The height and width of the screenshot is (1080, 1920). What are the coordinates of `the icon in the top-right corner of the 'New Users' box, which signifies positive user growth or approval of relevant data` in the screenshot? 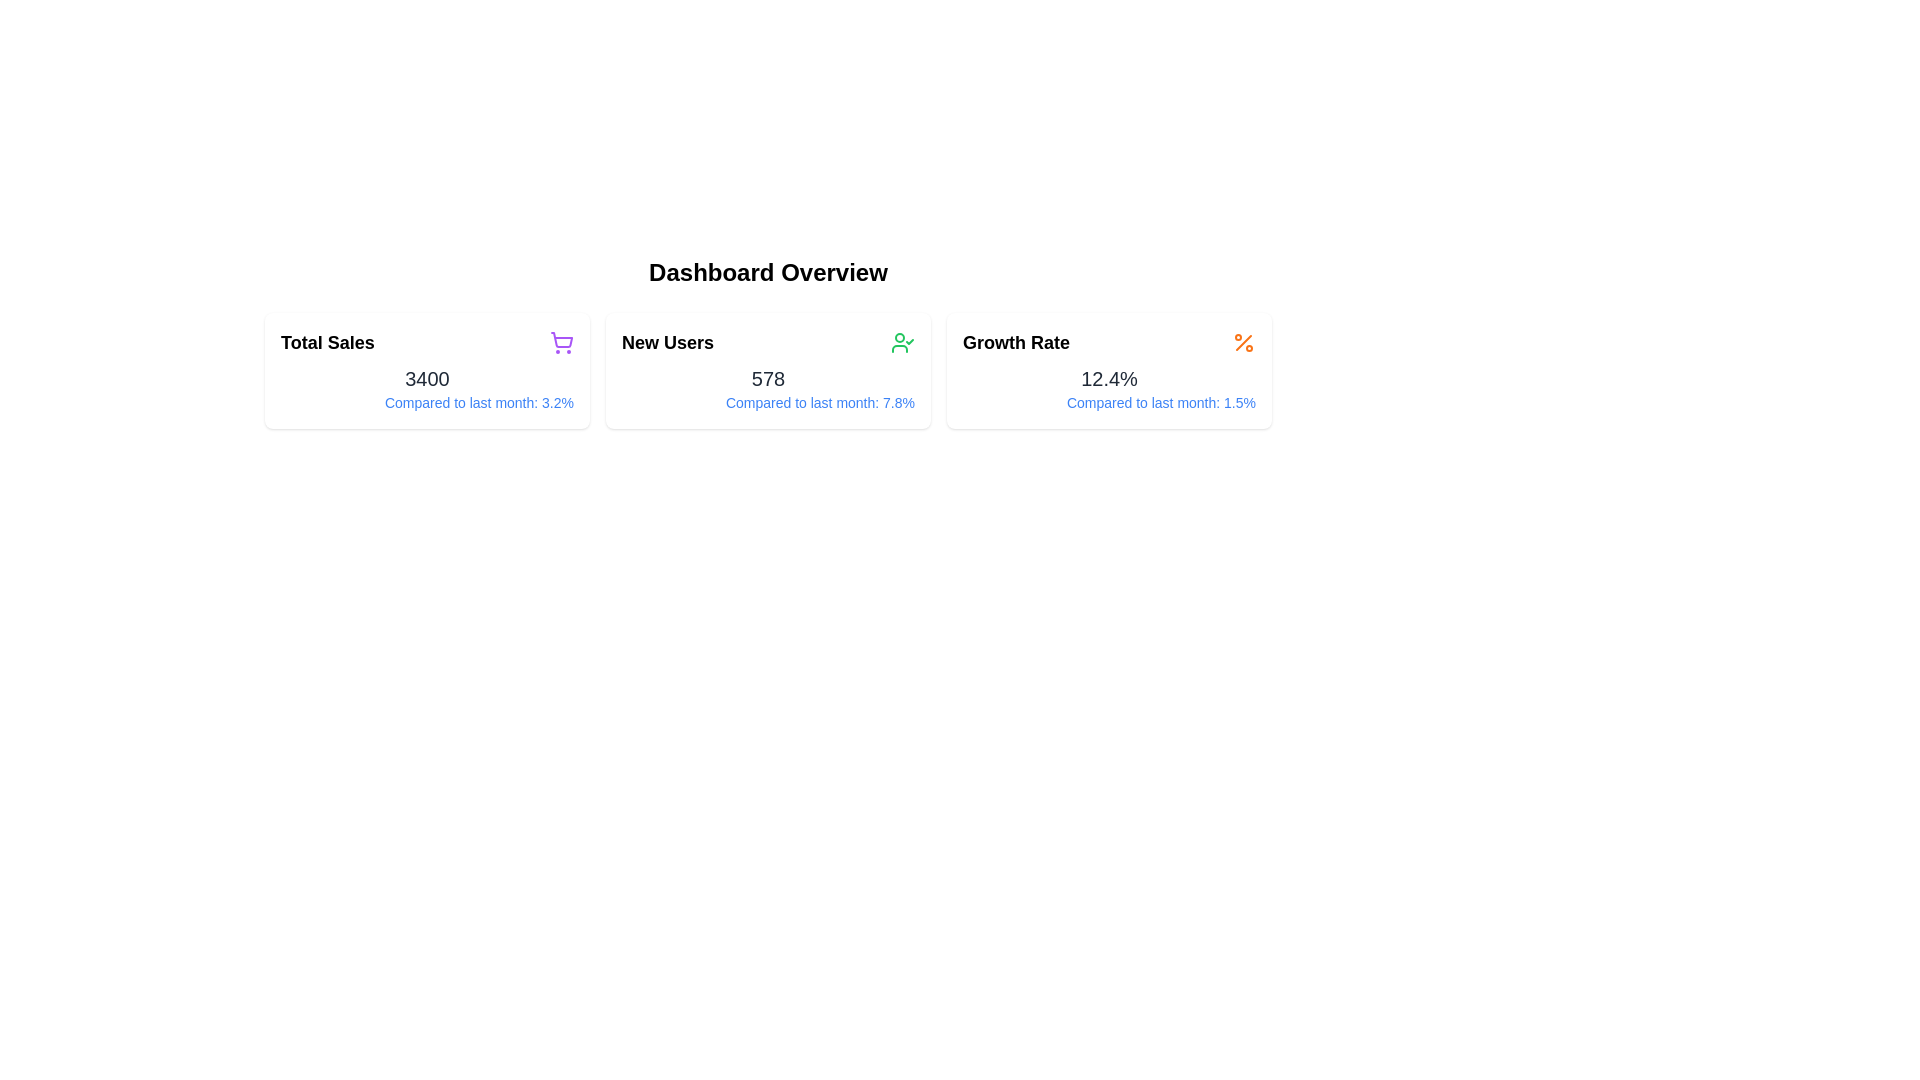 It's located at (901, 342).